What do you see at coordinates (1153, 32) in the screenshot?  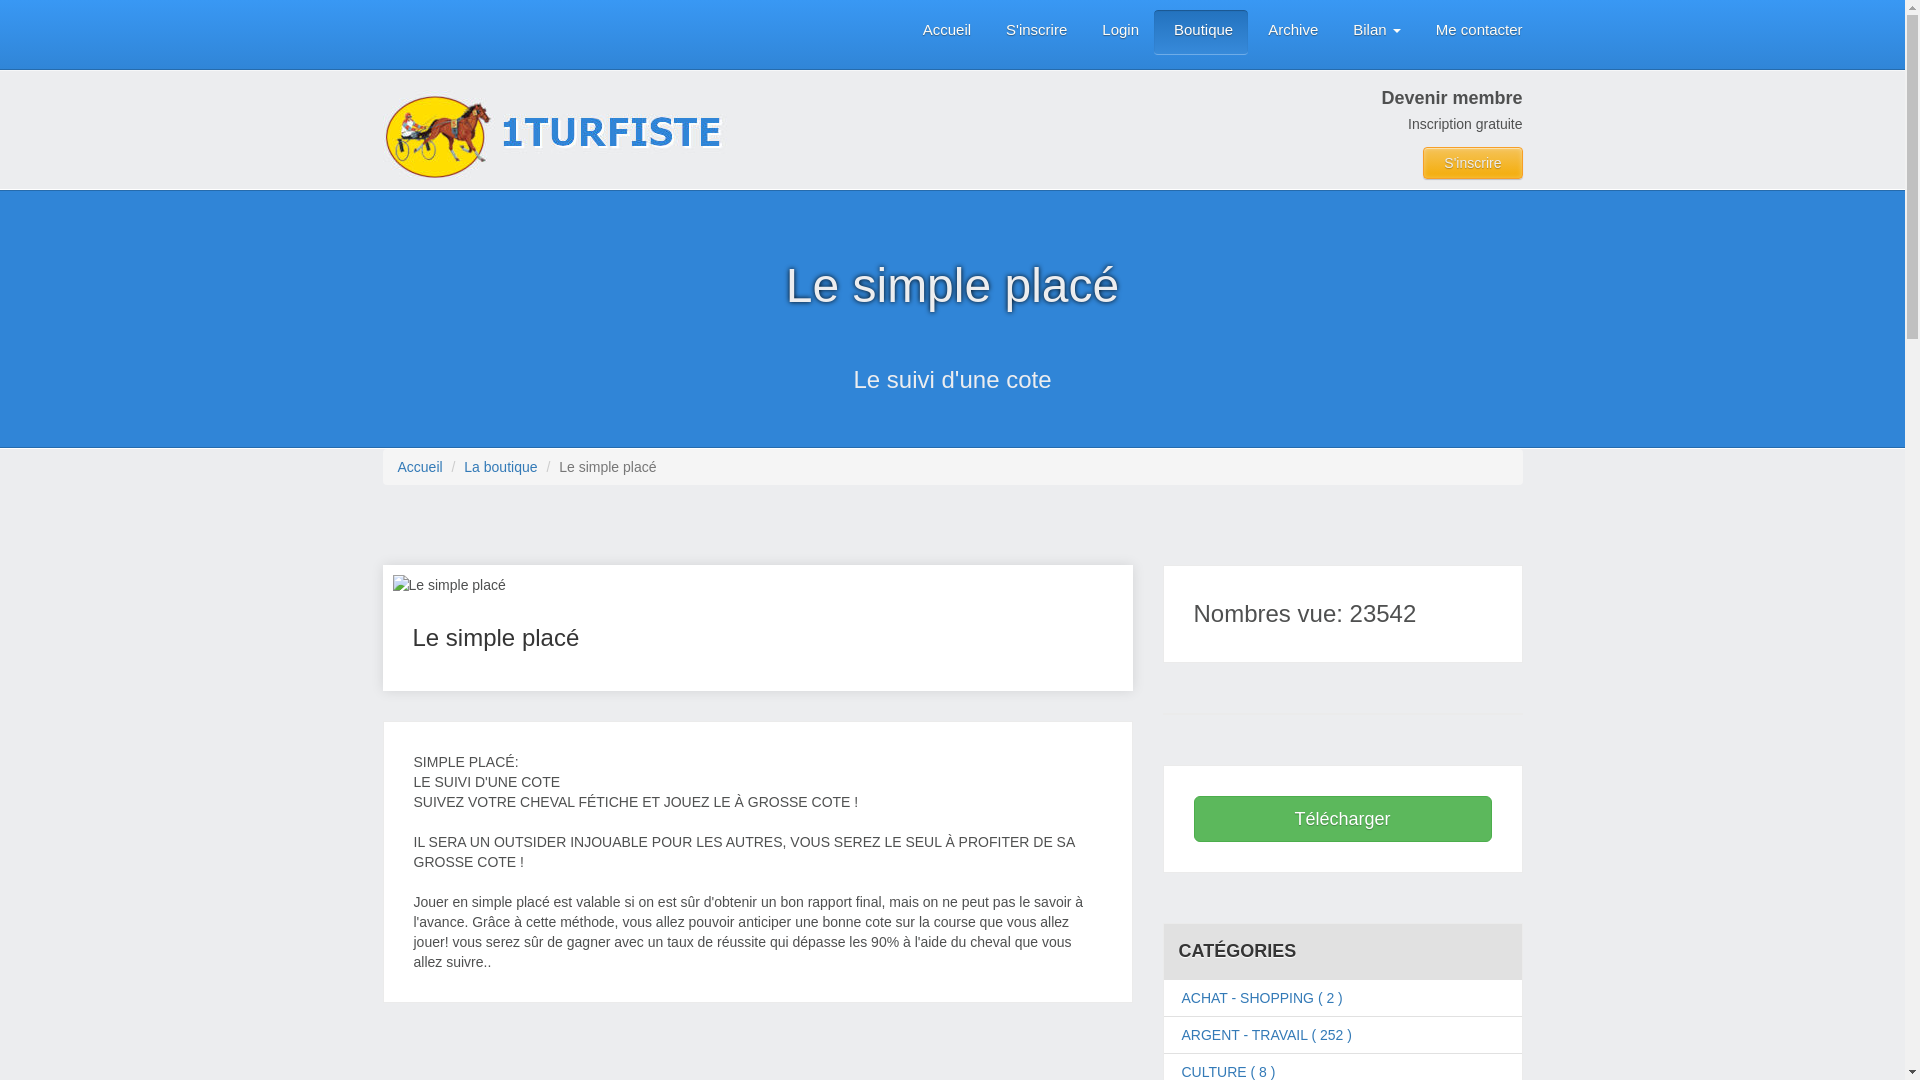 I see `'Boutique'` at bounding box center [1153, 32].